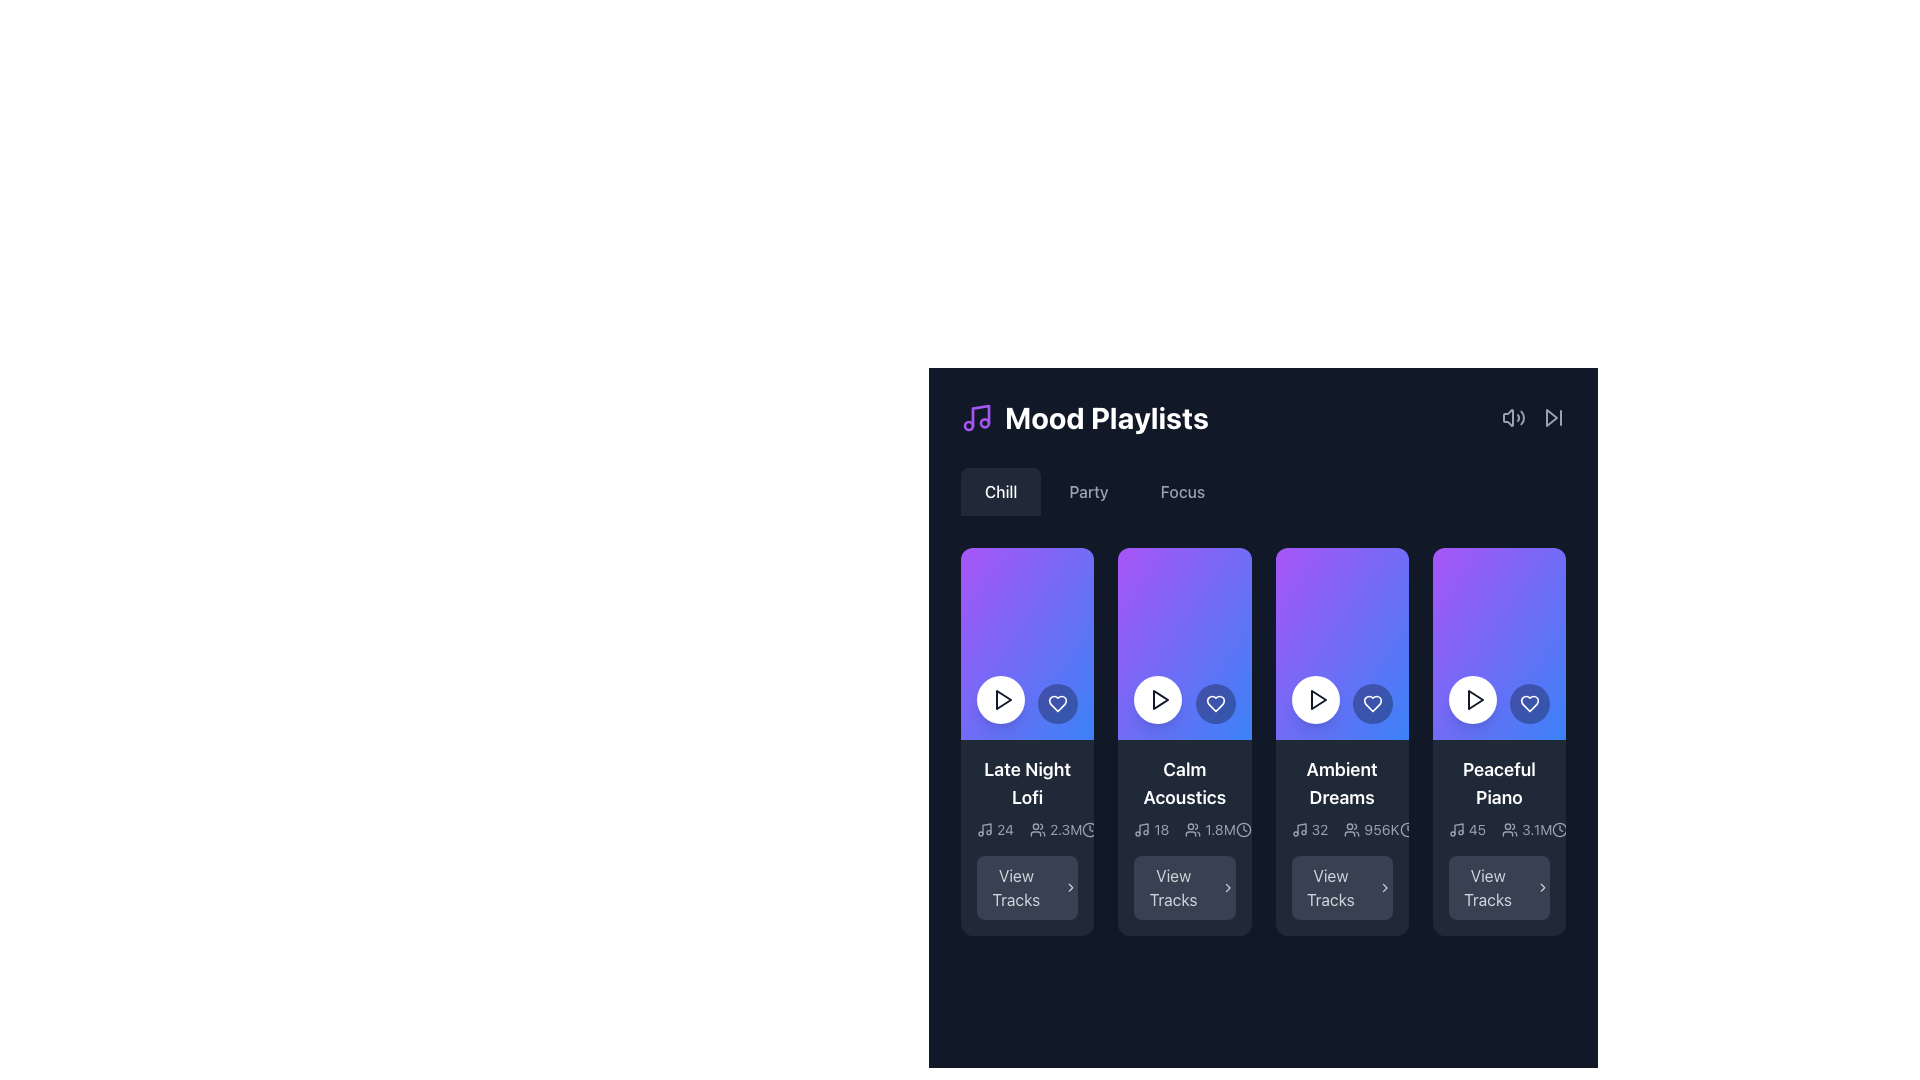 The image size is (1920, 1080). I want to click on the play icon located at the center of the circular button in the second card labeled 'Calm Acoustics' to initiate playback of the playlist, so click(1160, 698).